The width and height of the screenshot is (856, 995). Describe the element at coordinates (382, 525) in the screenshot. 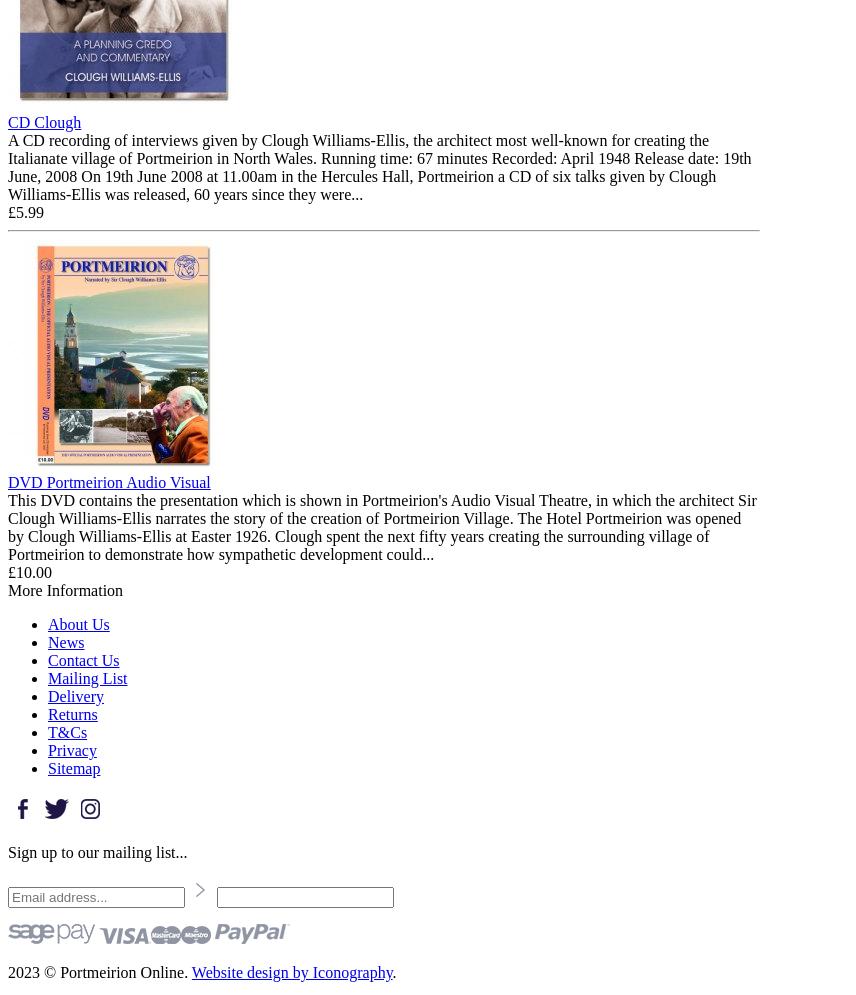

I see `'This DVD contains the presentation which is shown in Portmeirion's Audio Visual Theatre, in which the architect Sir Clough Williams-Ellis narrates the story of the creation of Portmeirion Village.
The Hotel Portmeirion was opened by Clough Williams-Ellis at Easter 1926. Clough spent the next fifty years creating the surrounding village of Portmeirion to demonstrate how sympathetic development could...'` at that location.